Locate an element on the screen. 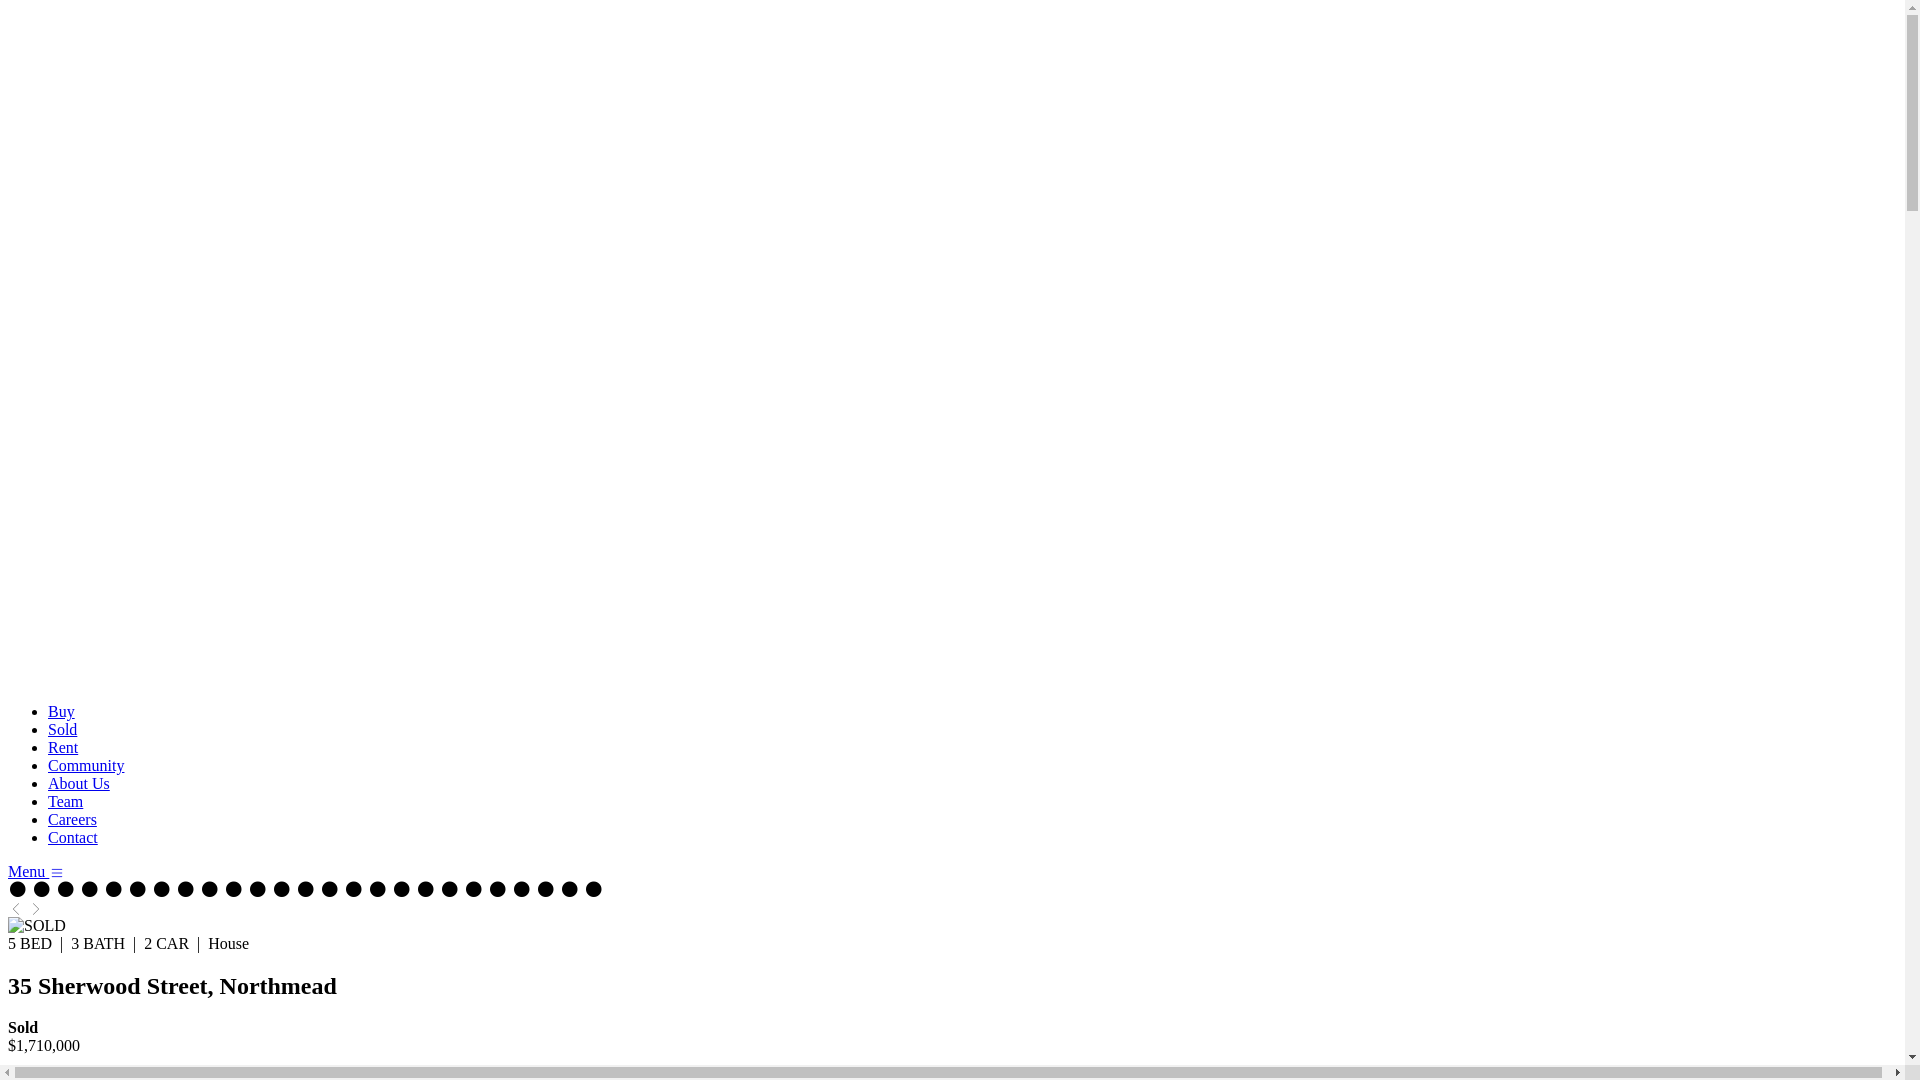 Image resolution: width=1920 pixels, height=1080 pixels. 'Contact' is located at coordinates (72, 837).